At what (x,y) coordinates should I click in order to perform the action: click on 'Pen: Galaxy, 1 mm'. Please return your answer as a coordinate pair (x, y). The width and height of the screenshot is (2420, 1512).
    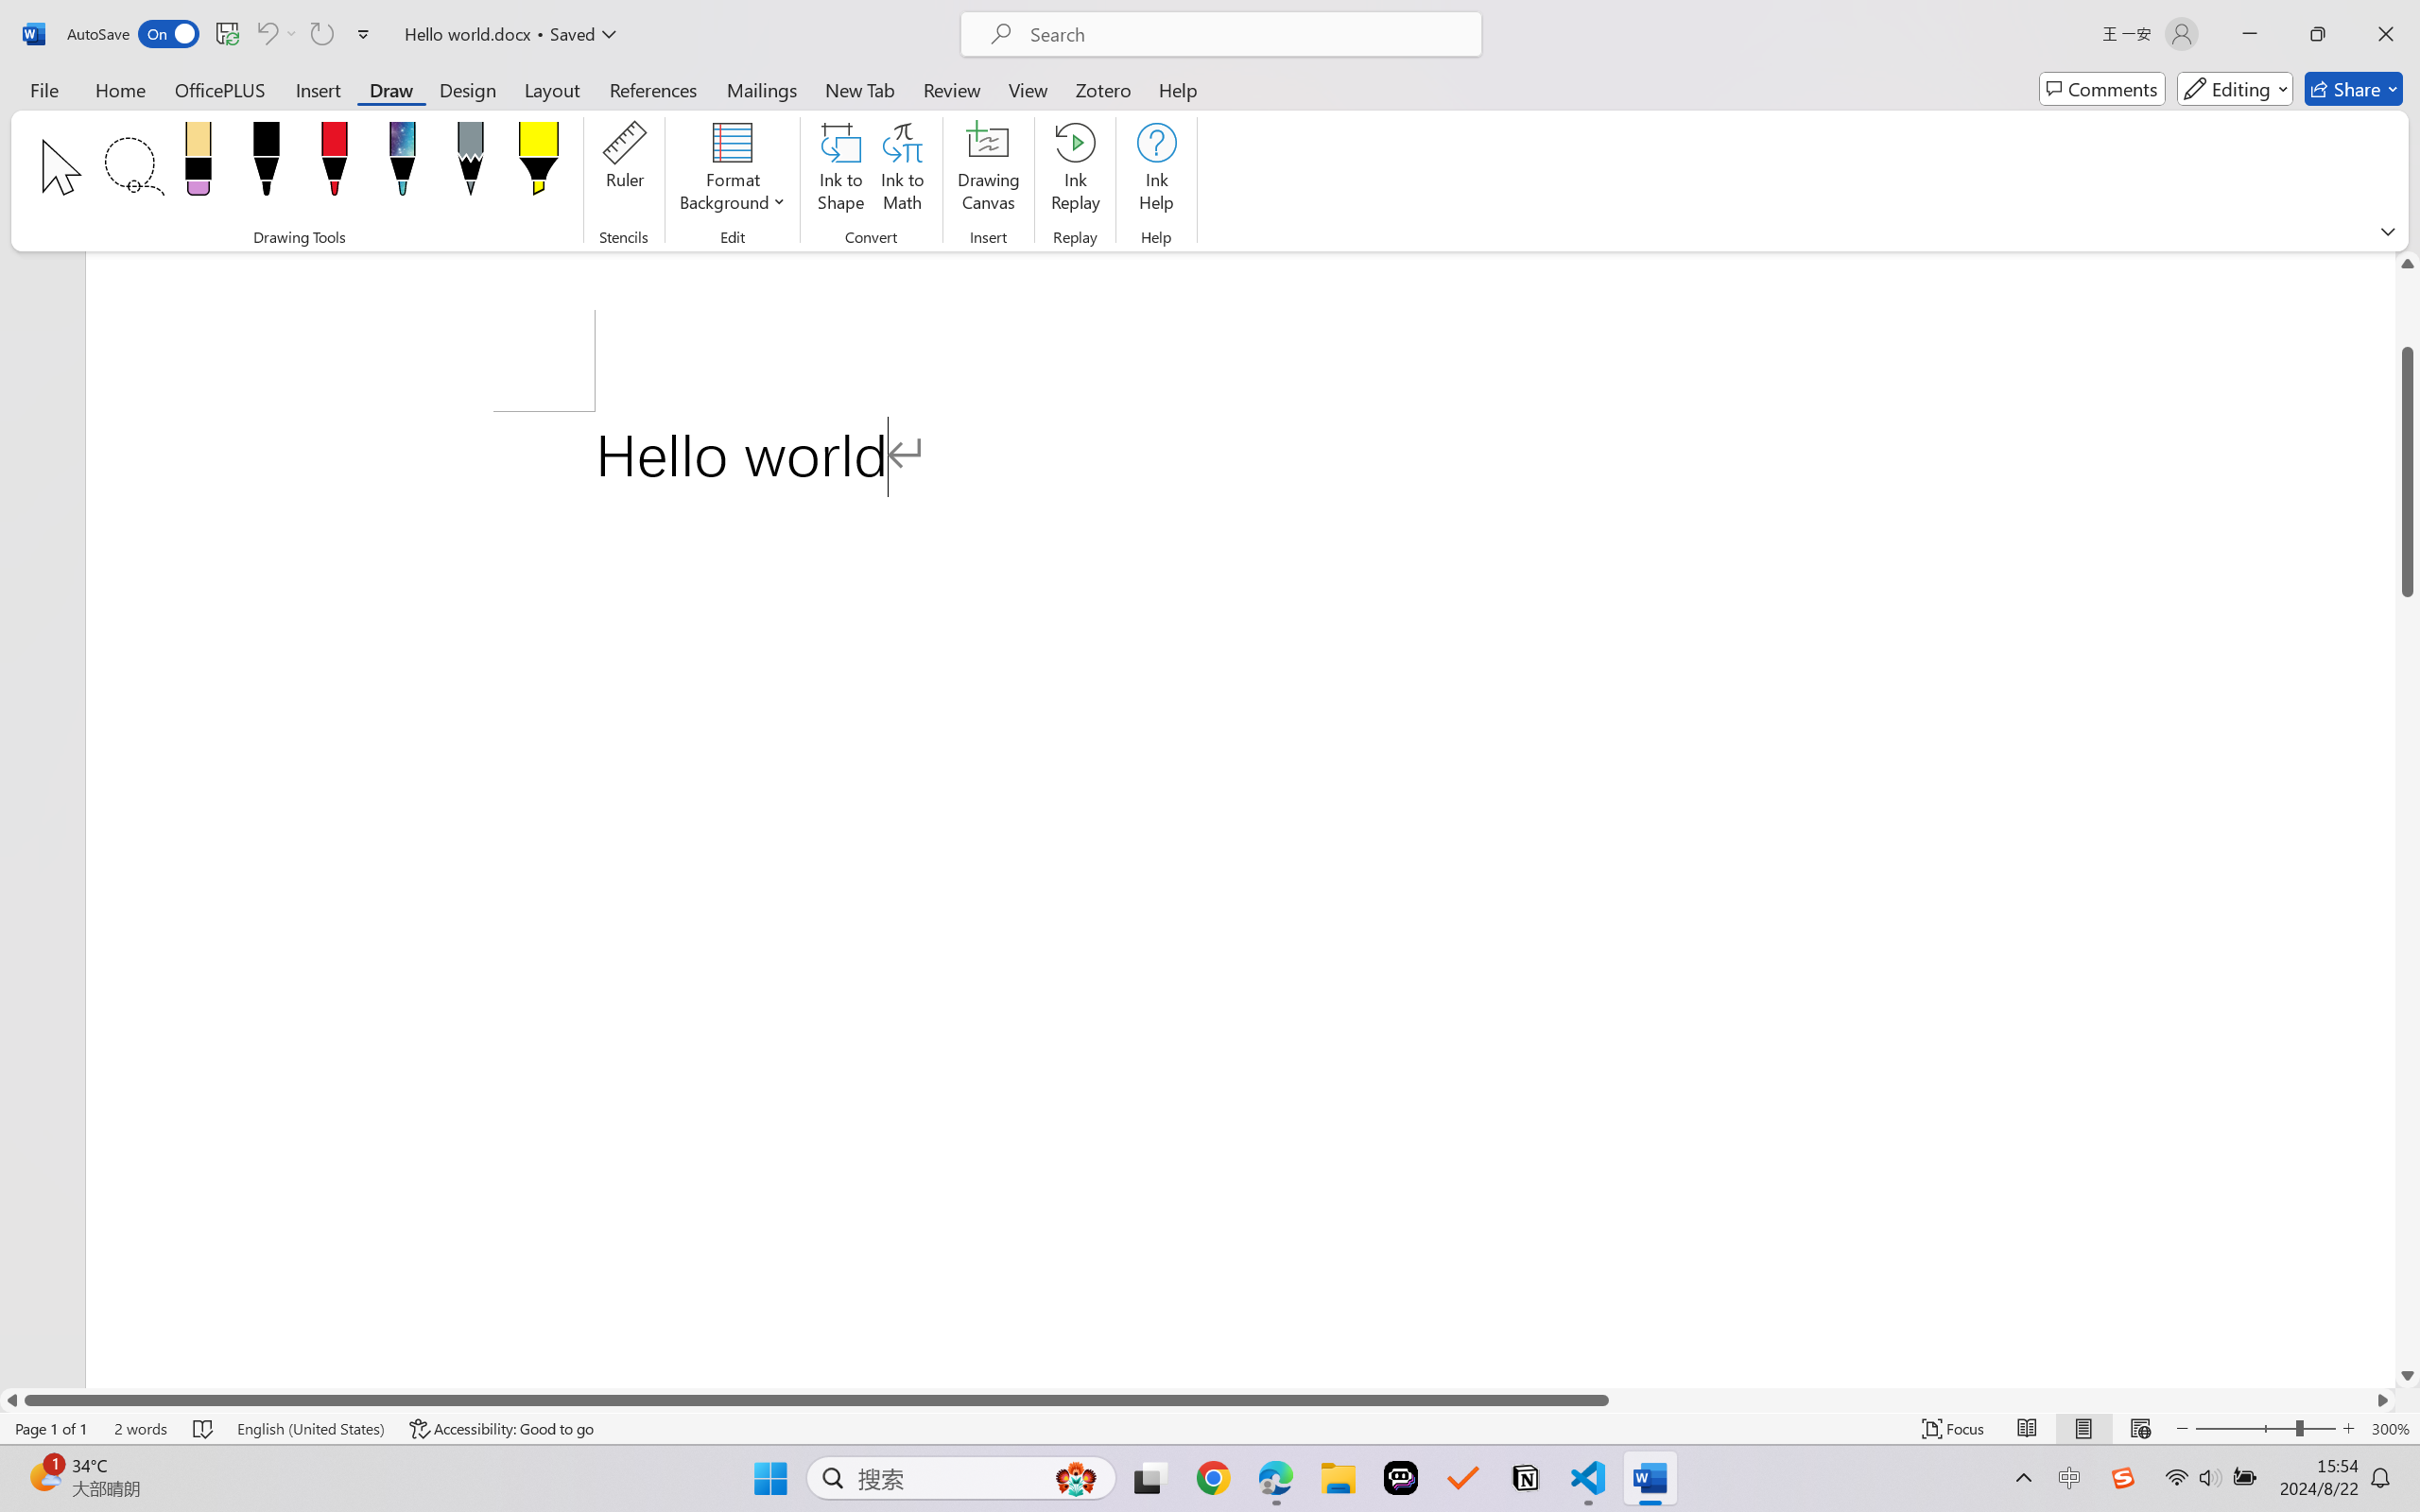
    Looking at the image, I should click on (400, 163).